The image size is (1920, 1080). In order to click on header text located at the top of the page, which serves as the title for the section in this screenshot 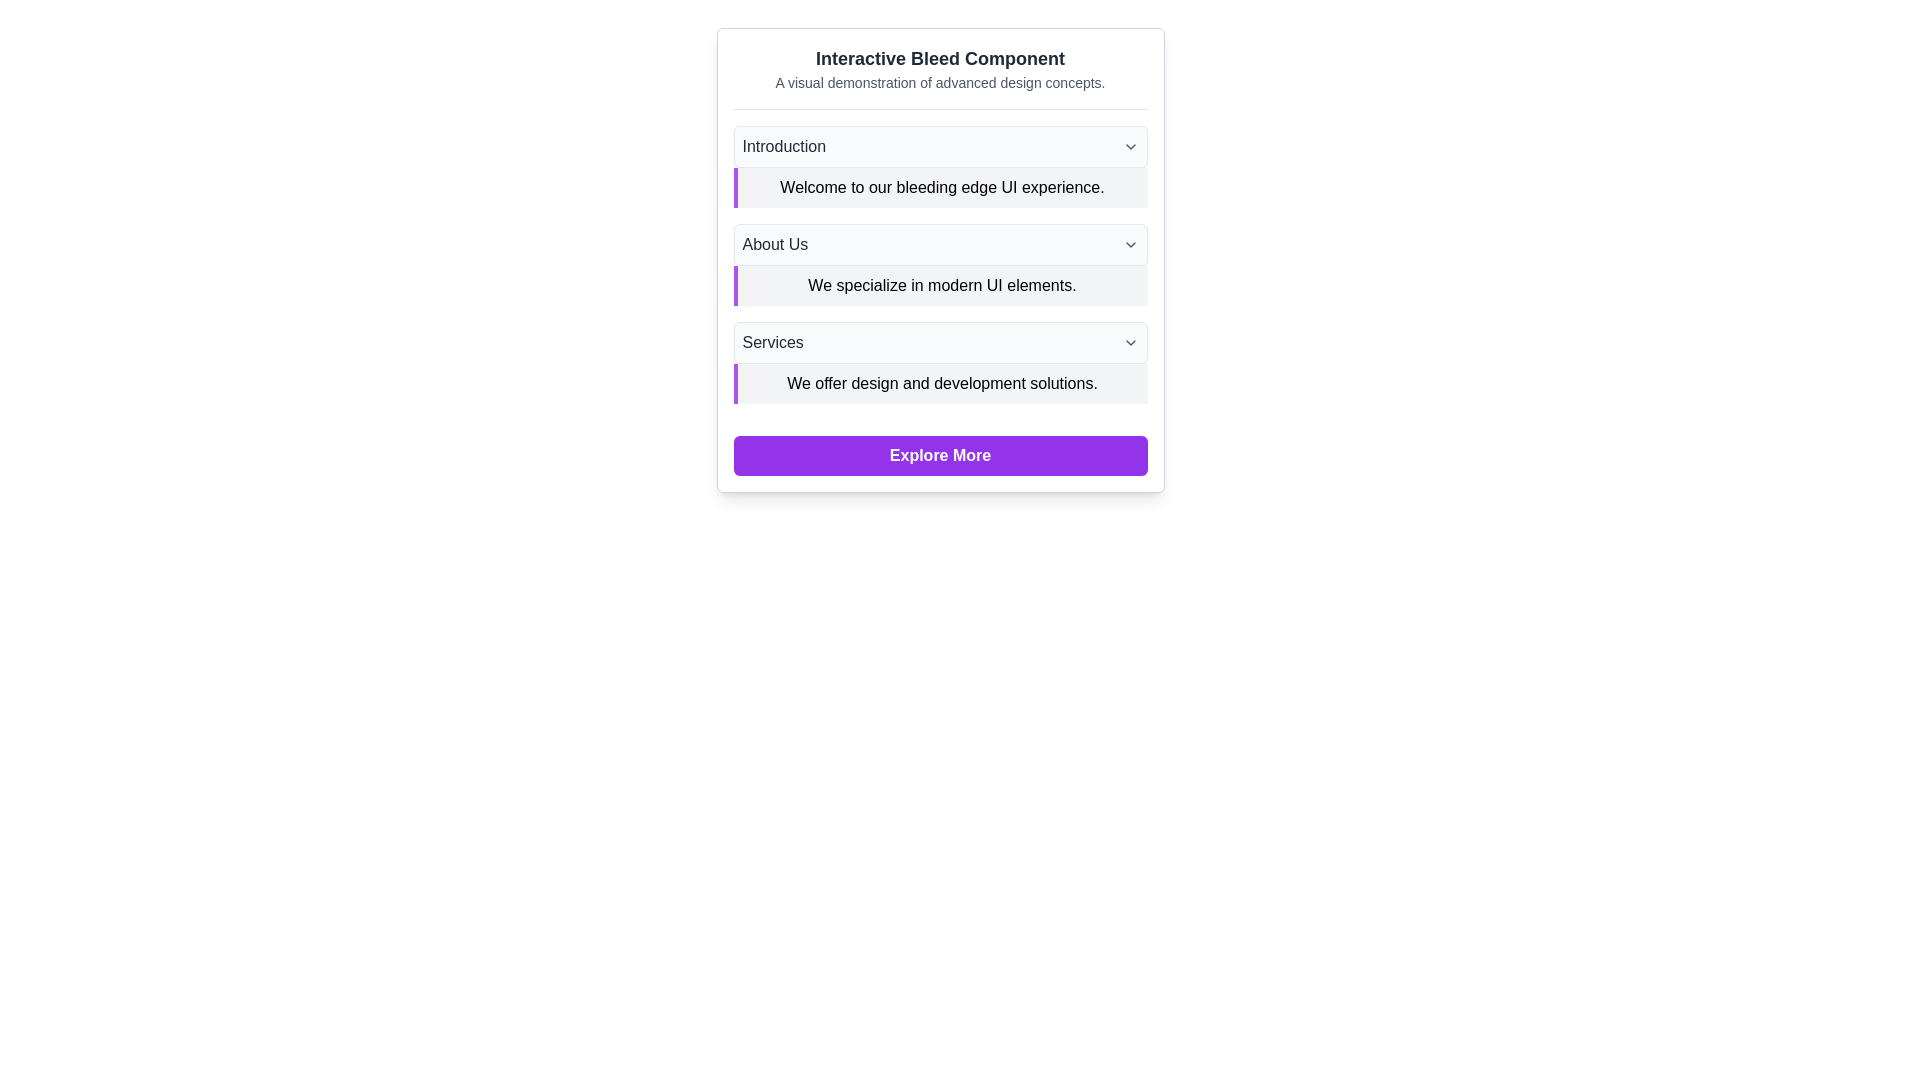, I will do `click(939, 57)`.